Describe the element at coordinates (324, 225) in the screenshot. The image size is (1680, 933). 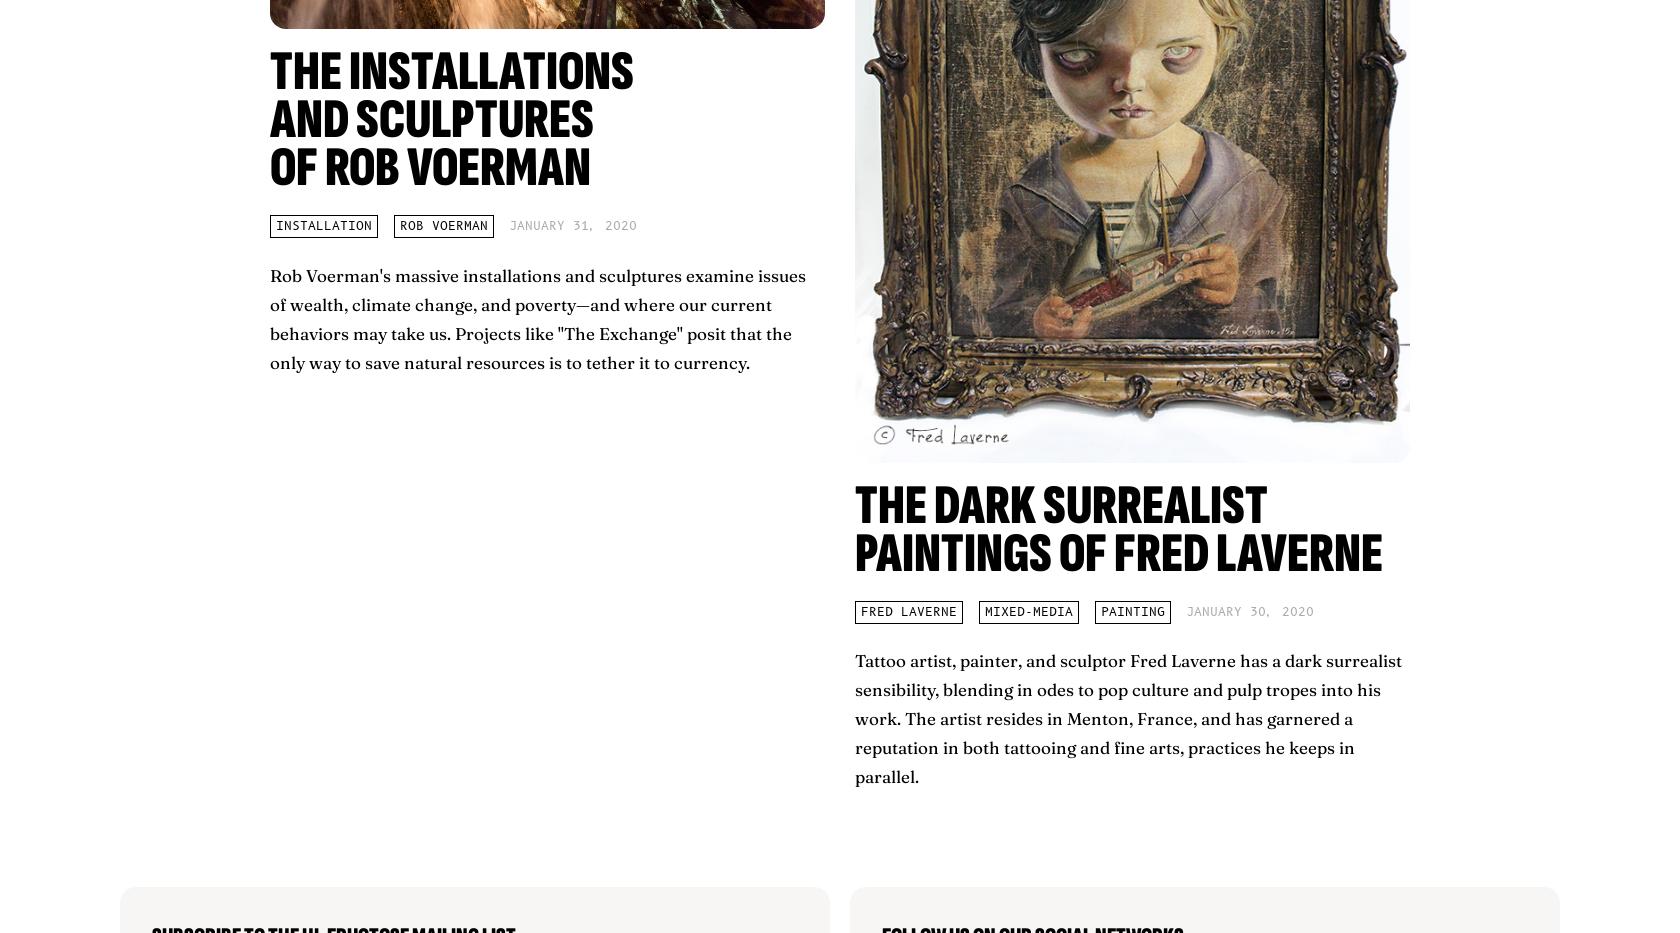
I see `'installation'` at that location.